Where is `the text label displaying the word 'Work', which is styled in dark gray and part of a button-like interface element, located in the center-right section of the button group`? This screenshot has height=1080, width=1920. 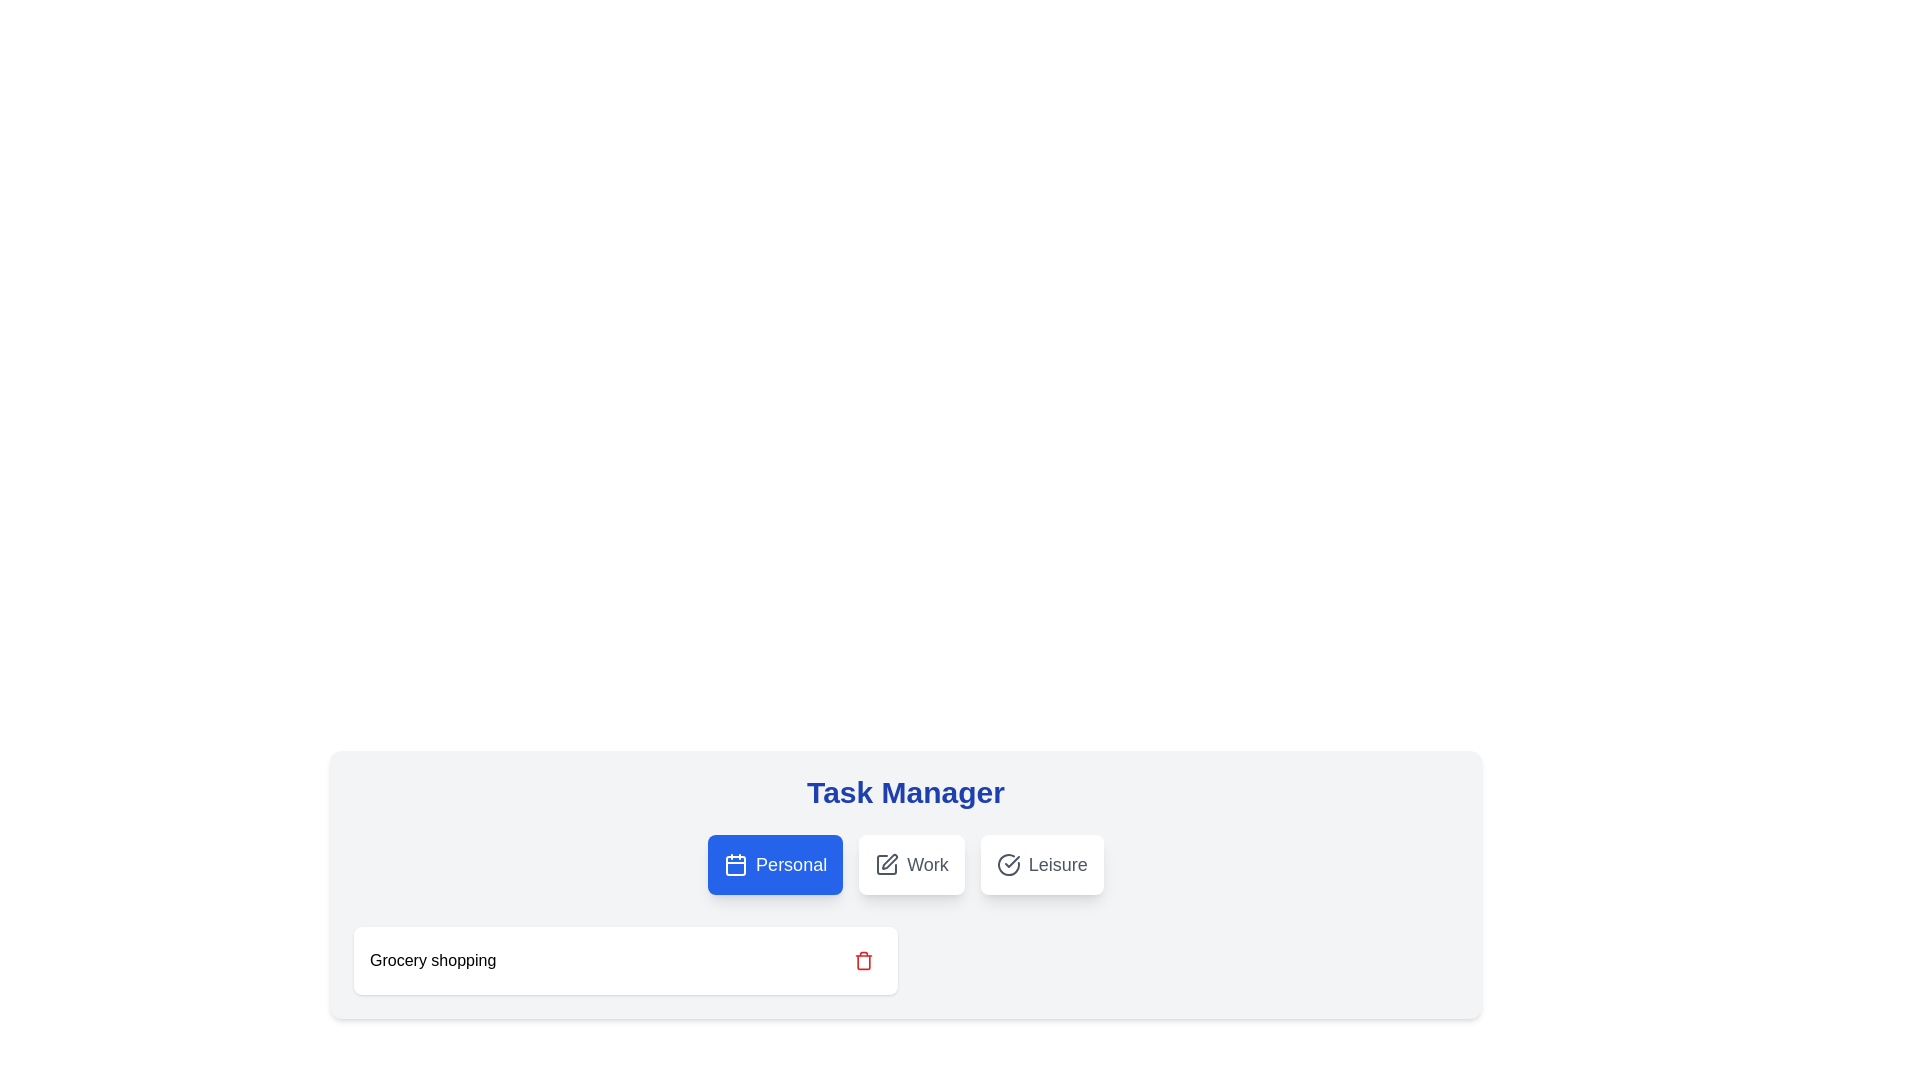 the text label displaying the word 'Work', which is styled in dark gray and part of a button-like interface element, located in the center-right section of the button group is located at coordinates (926, 863).